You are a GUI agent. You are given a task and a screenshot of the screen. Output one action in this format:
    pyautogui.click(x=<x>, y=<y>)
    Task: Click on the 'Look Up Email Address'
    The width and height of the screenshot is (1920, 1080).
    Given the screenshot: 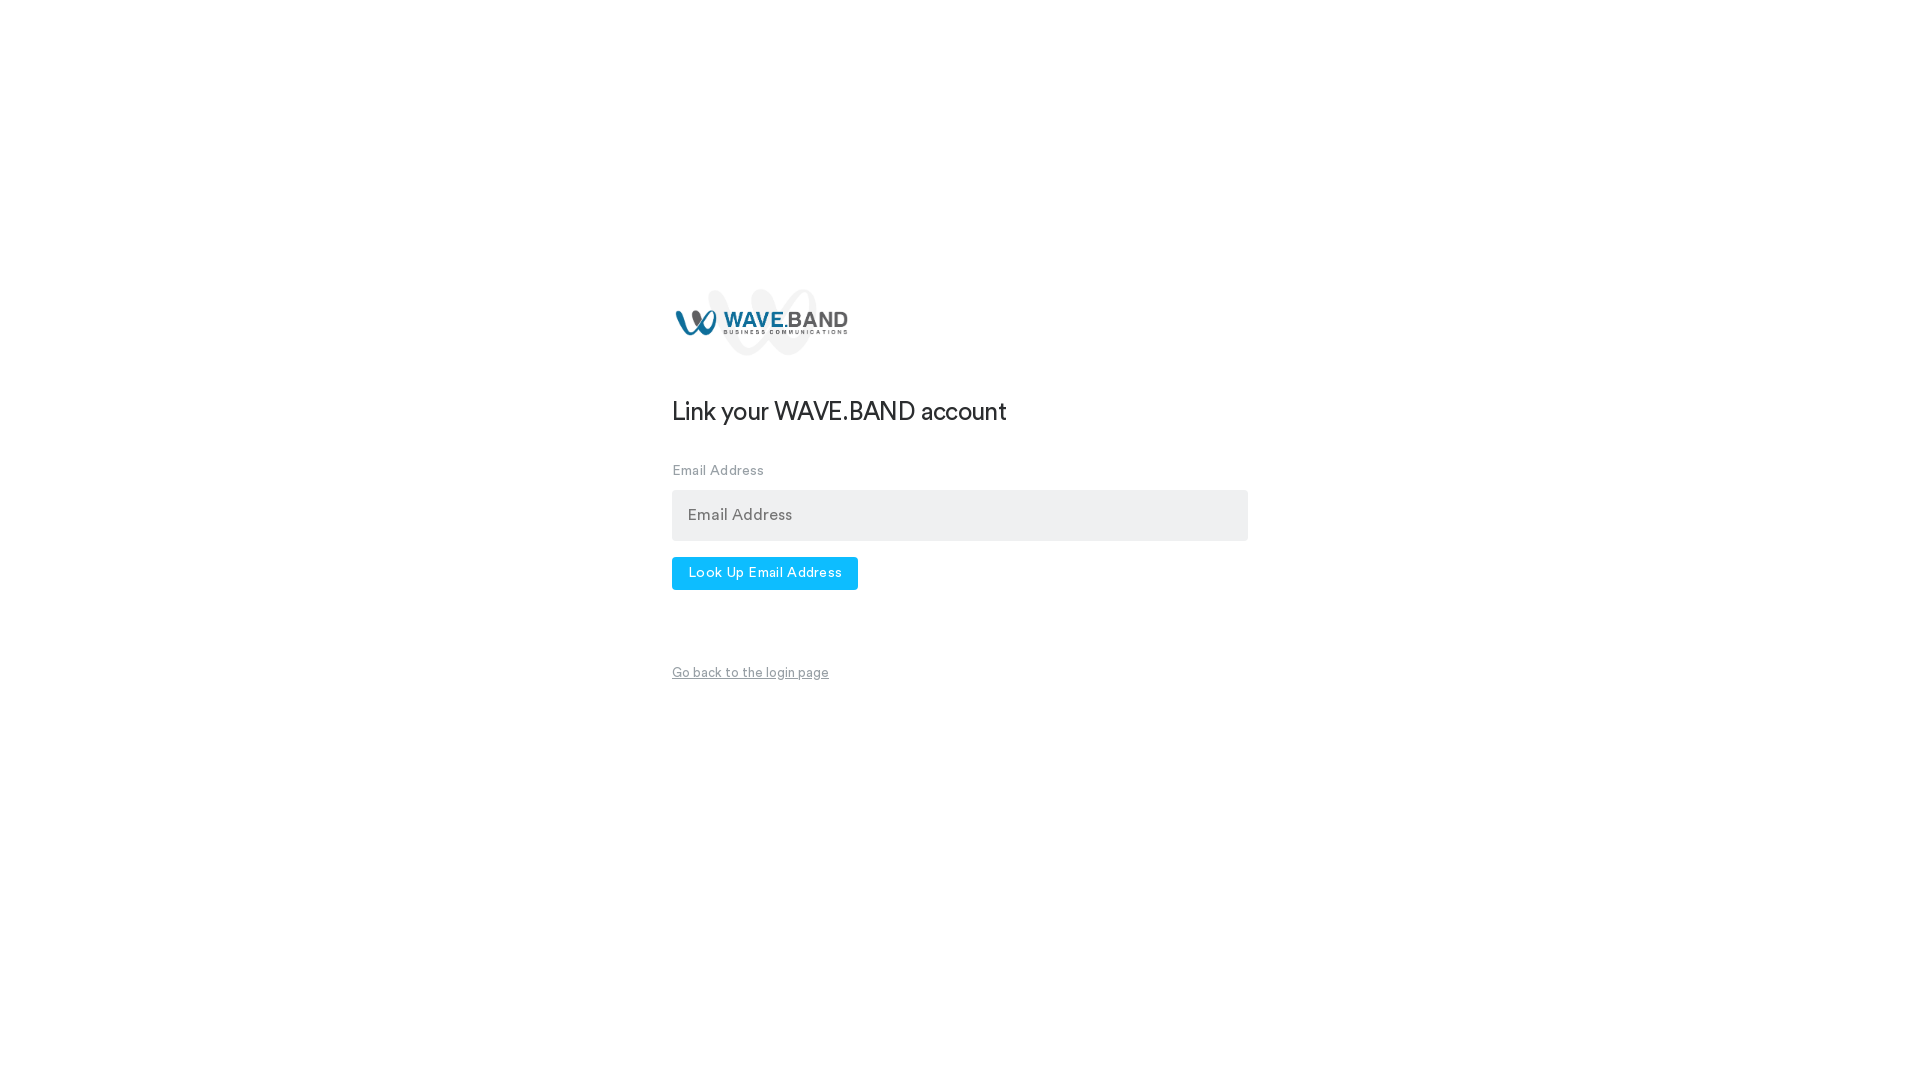 What is the action you would take?
    pyautogui.click(x=763, y=573)
    